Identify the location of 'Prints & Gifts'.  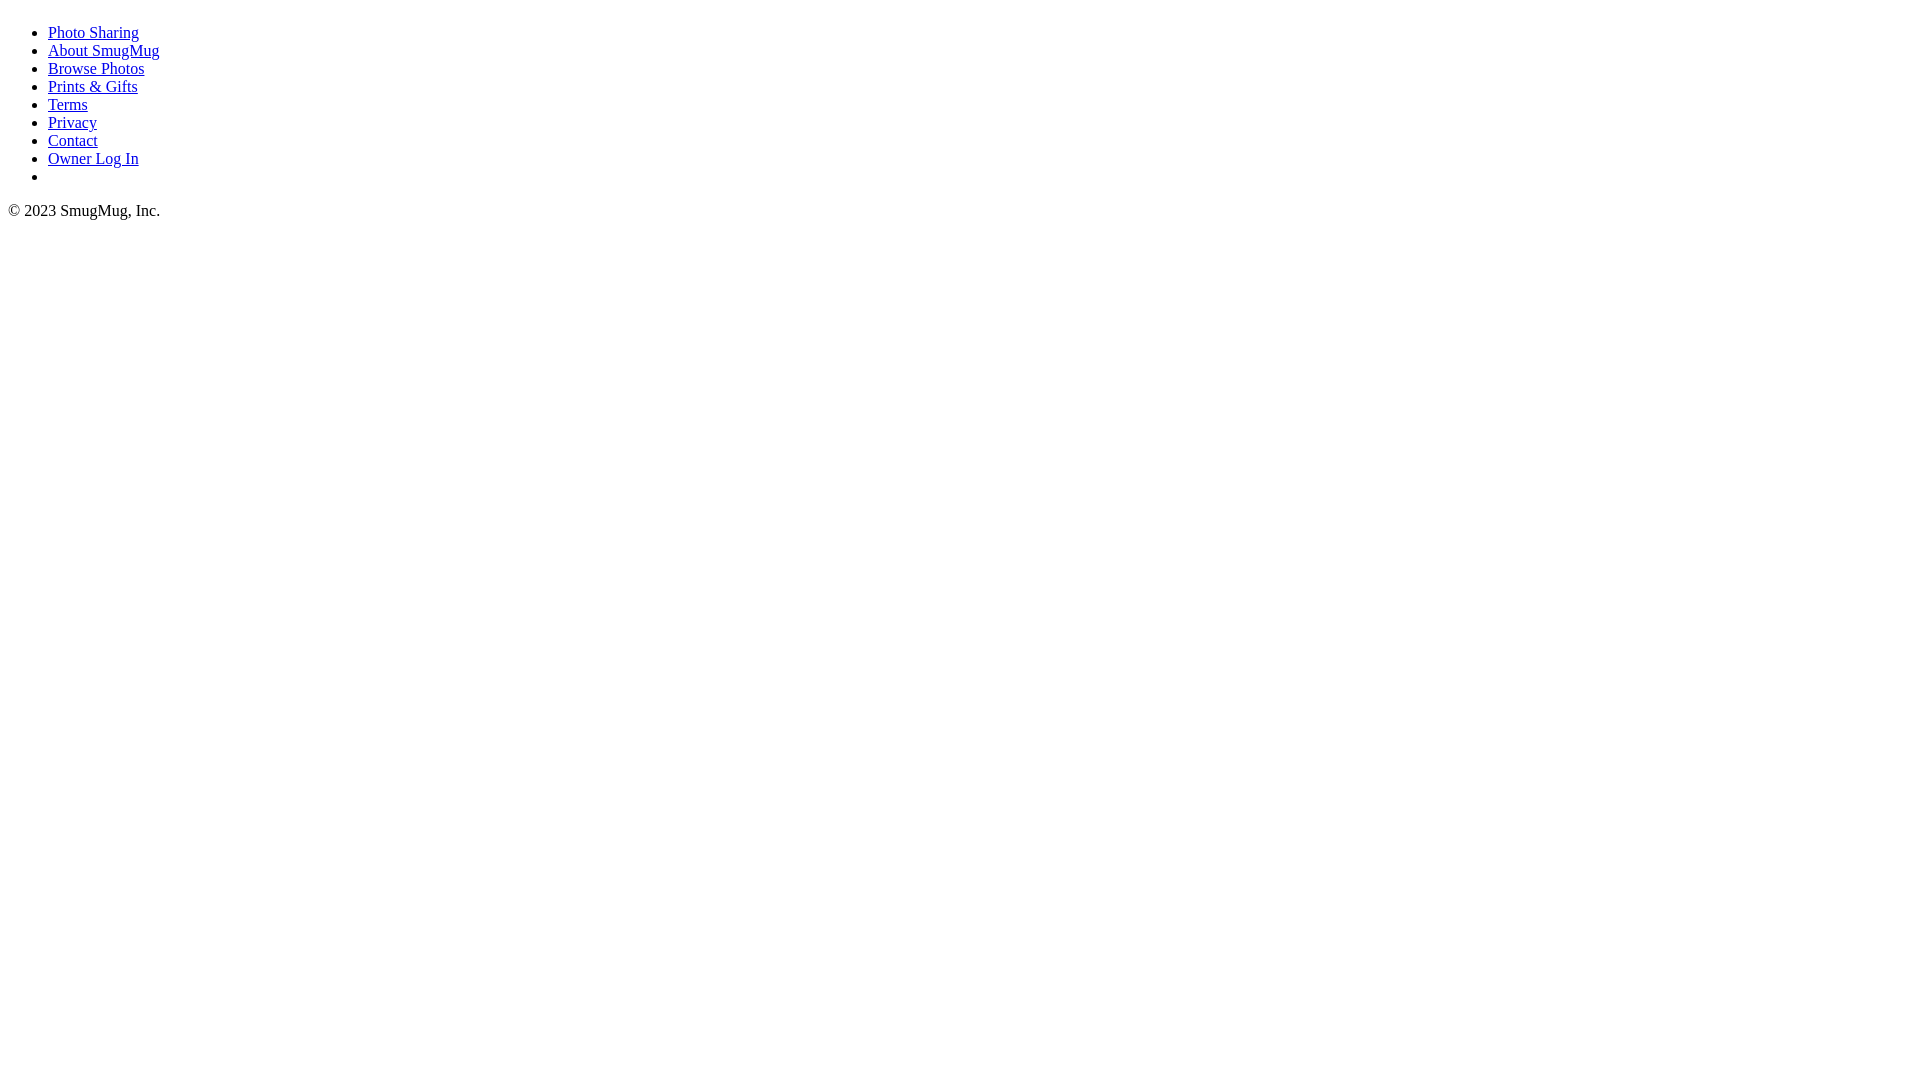
(48, 85).